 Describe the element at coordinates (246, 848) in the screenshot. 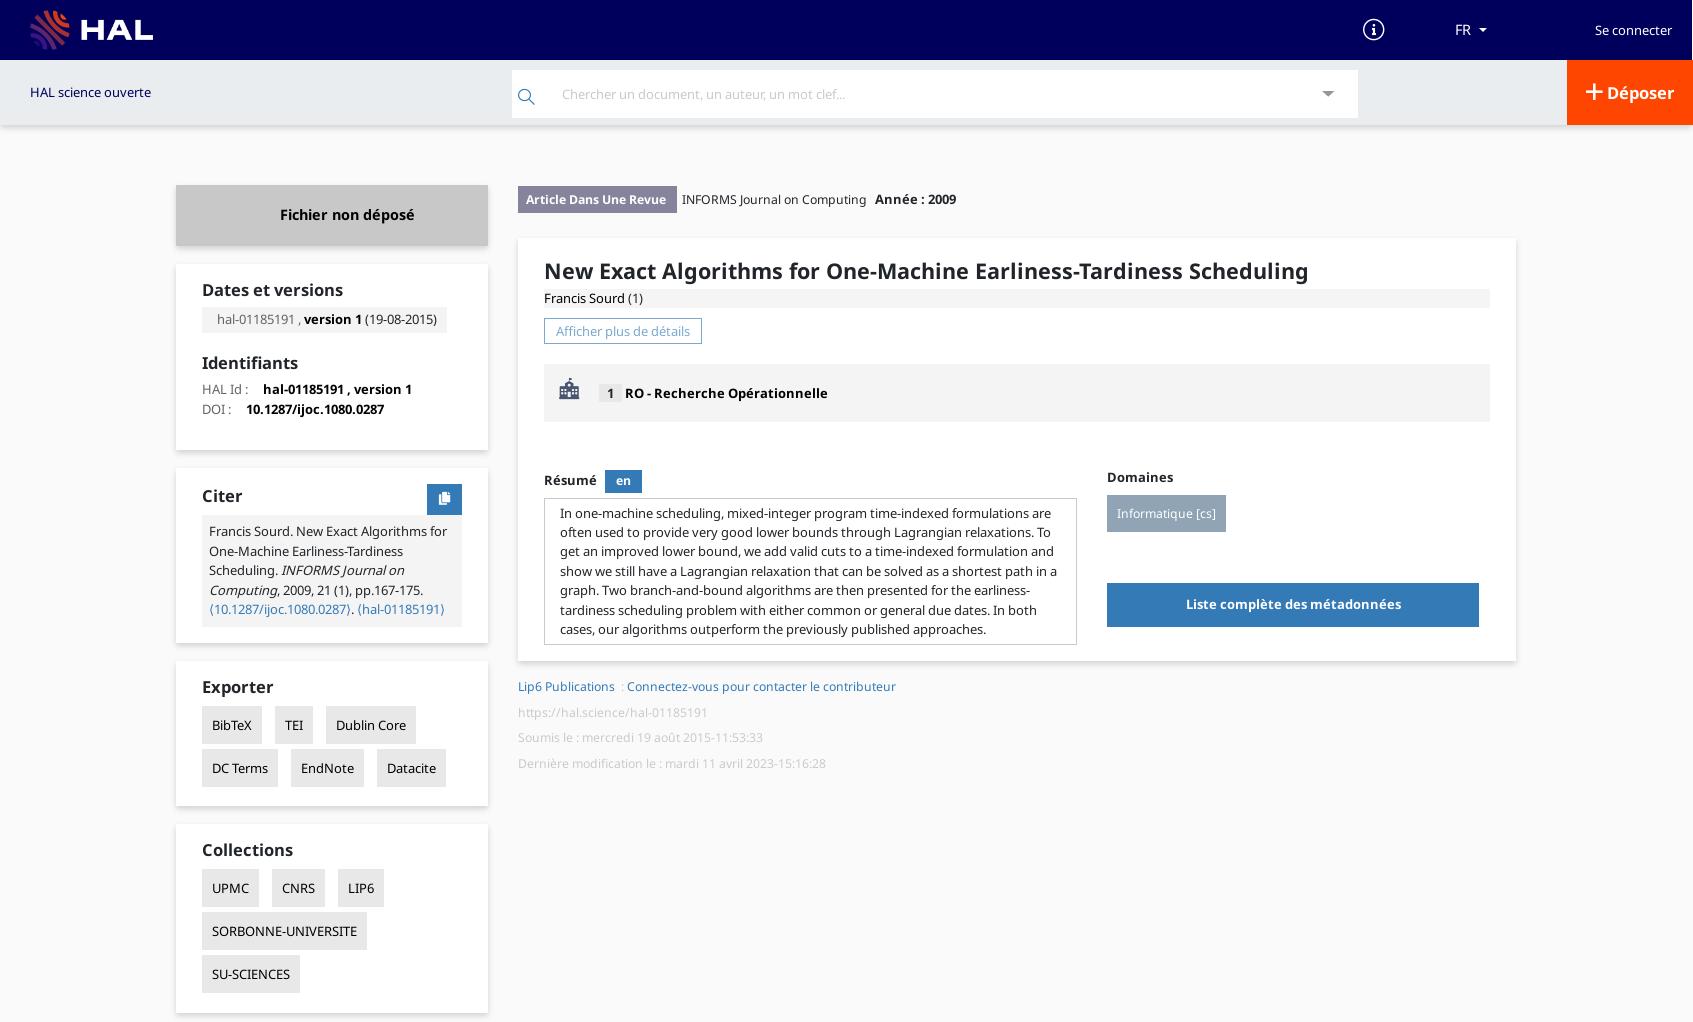

I see `'Collections'` at that location.